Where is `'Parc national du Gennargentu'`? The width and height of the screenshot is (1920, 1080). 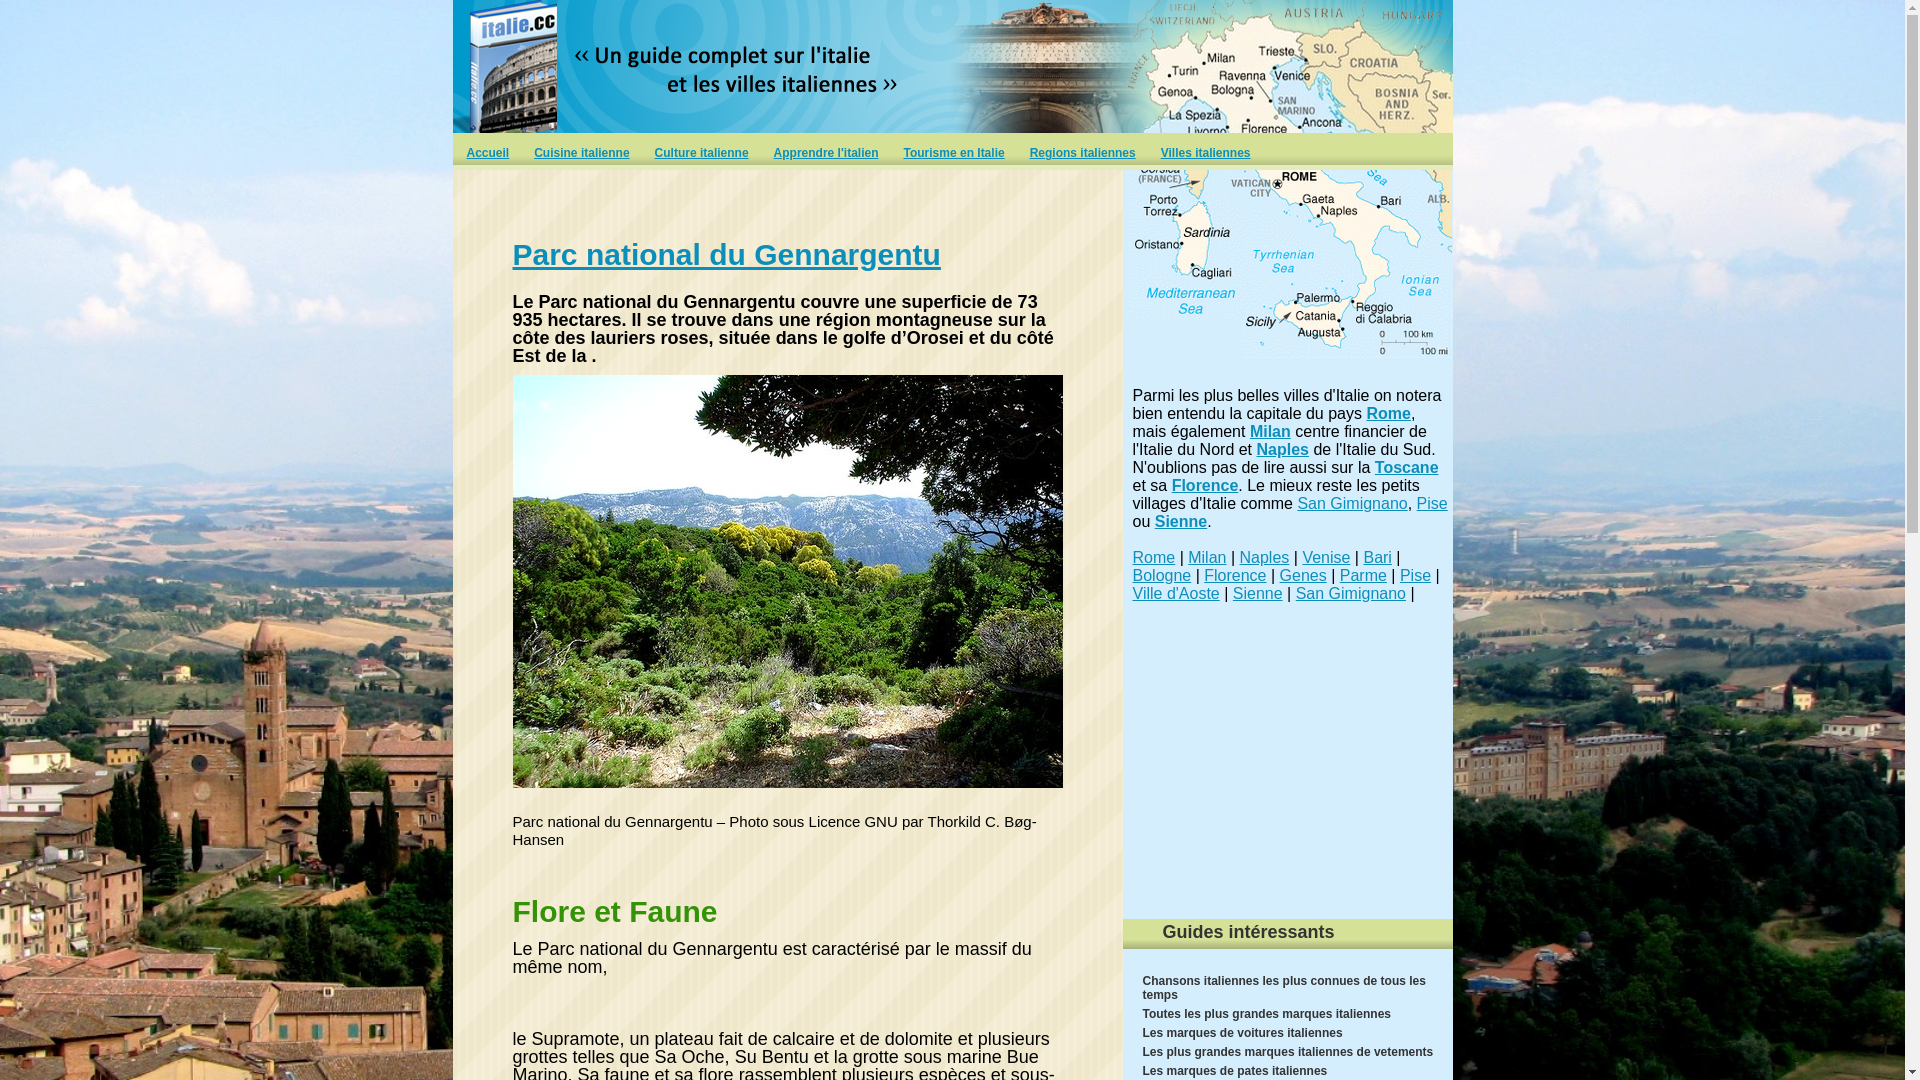
'Parc national du Gennargentu' is located at coordinates (788, 588).